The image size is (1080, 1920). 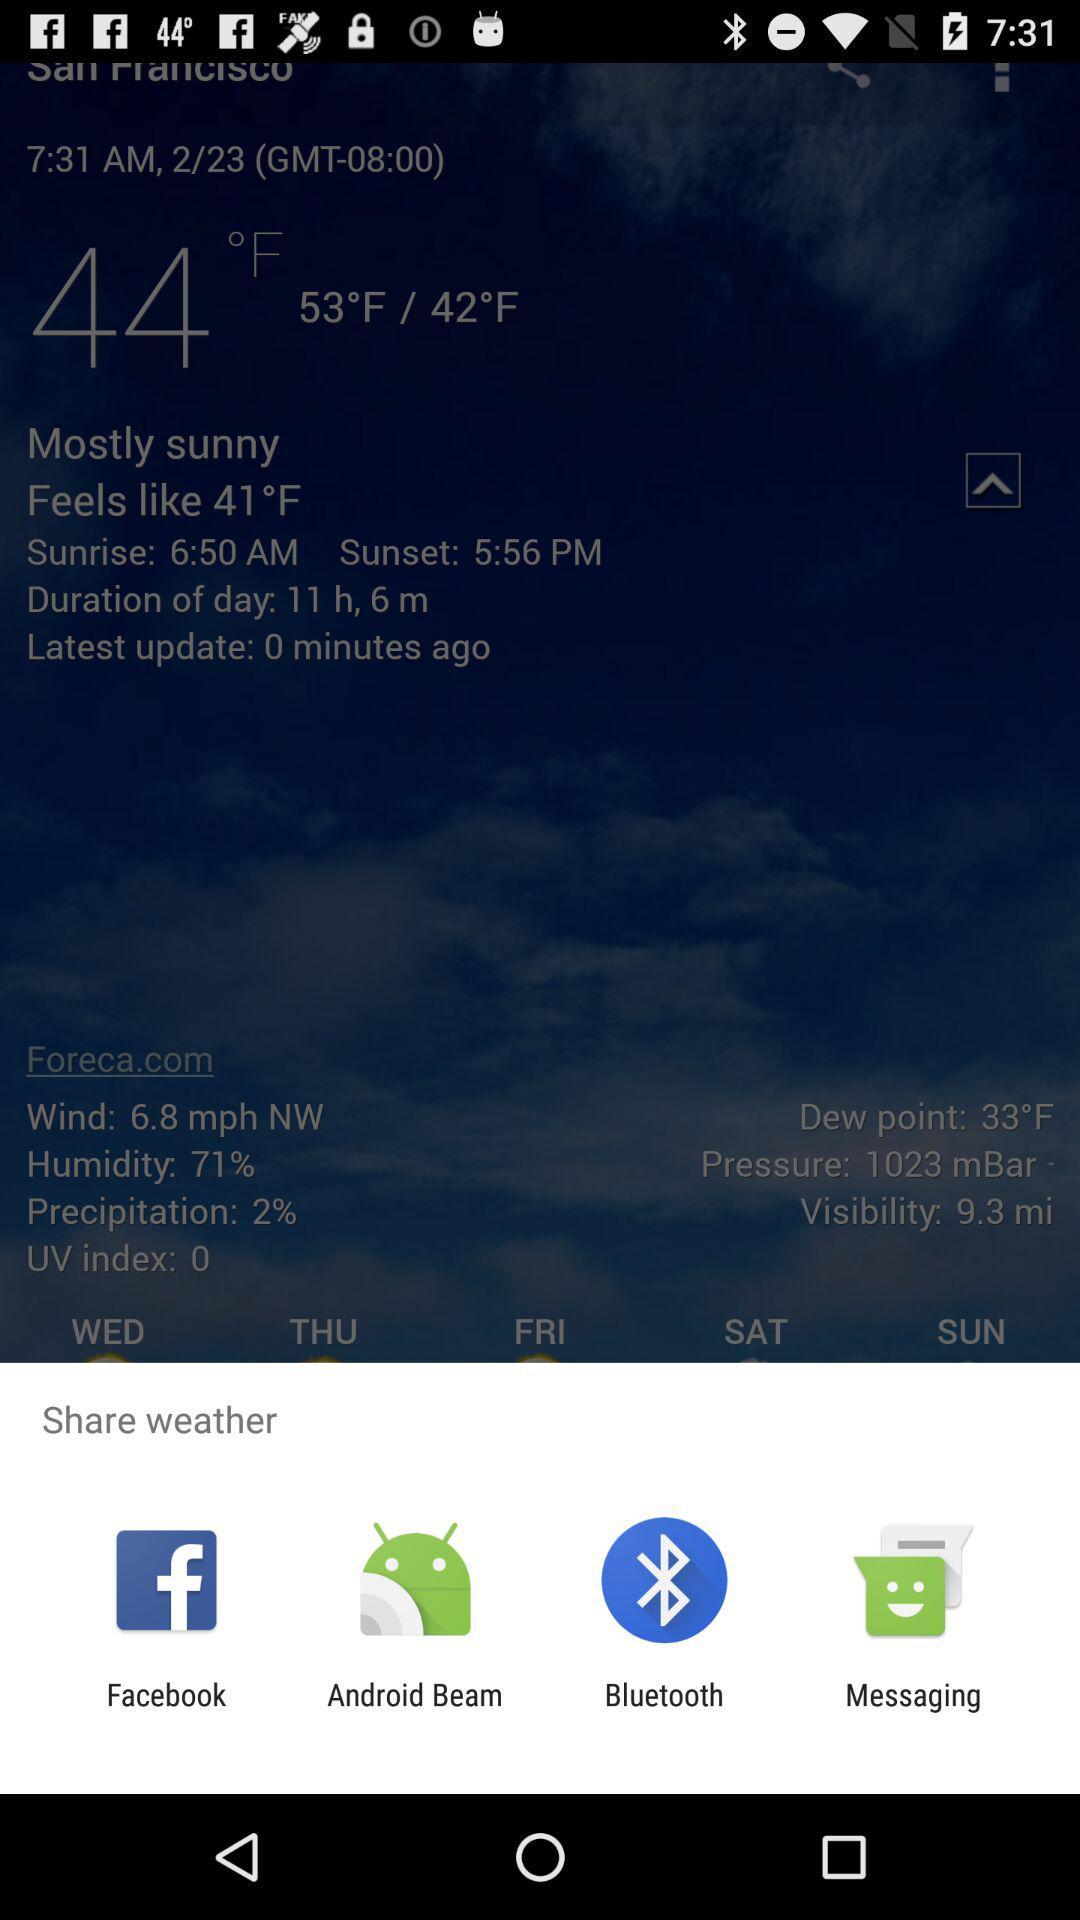 What do you see at coordinates (414, 1711) in the screenshot?
I see `the android beam icon` at bounding box center [414, 1711].